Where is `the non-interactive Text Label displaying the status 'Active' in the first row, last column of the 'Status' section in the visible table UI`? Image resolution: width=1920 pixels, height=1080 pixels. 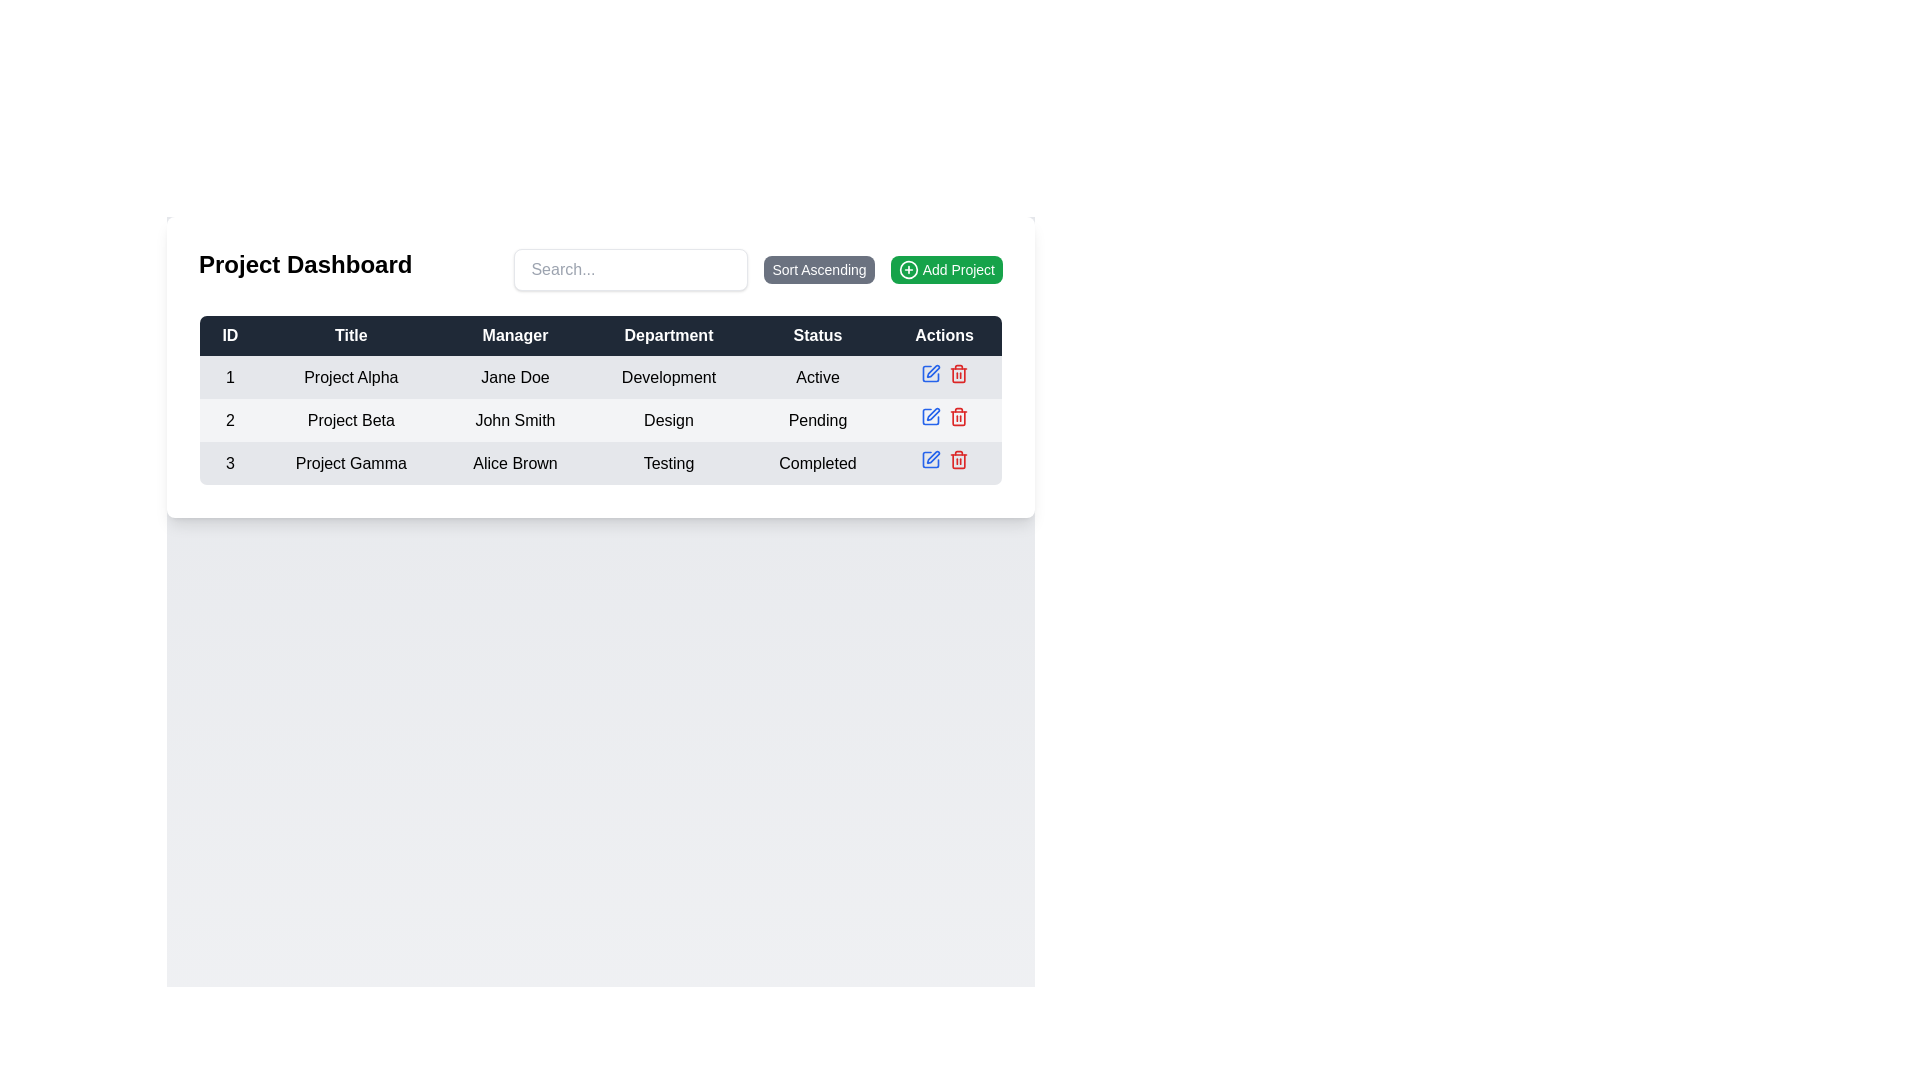 the non-interactive Text Label displaying the status 'Active' in the first row, last column of the 'Status' section in the visible table UI is located at coordinates (817, 377).